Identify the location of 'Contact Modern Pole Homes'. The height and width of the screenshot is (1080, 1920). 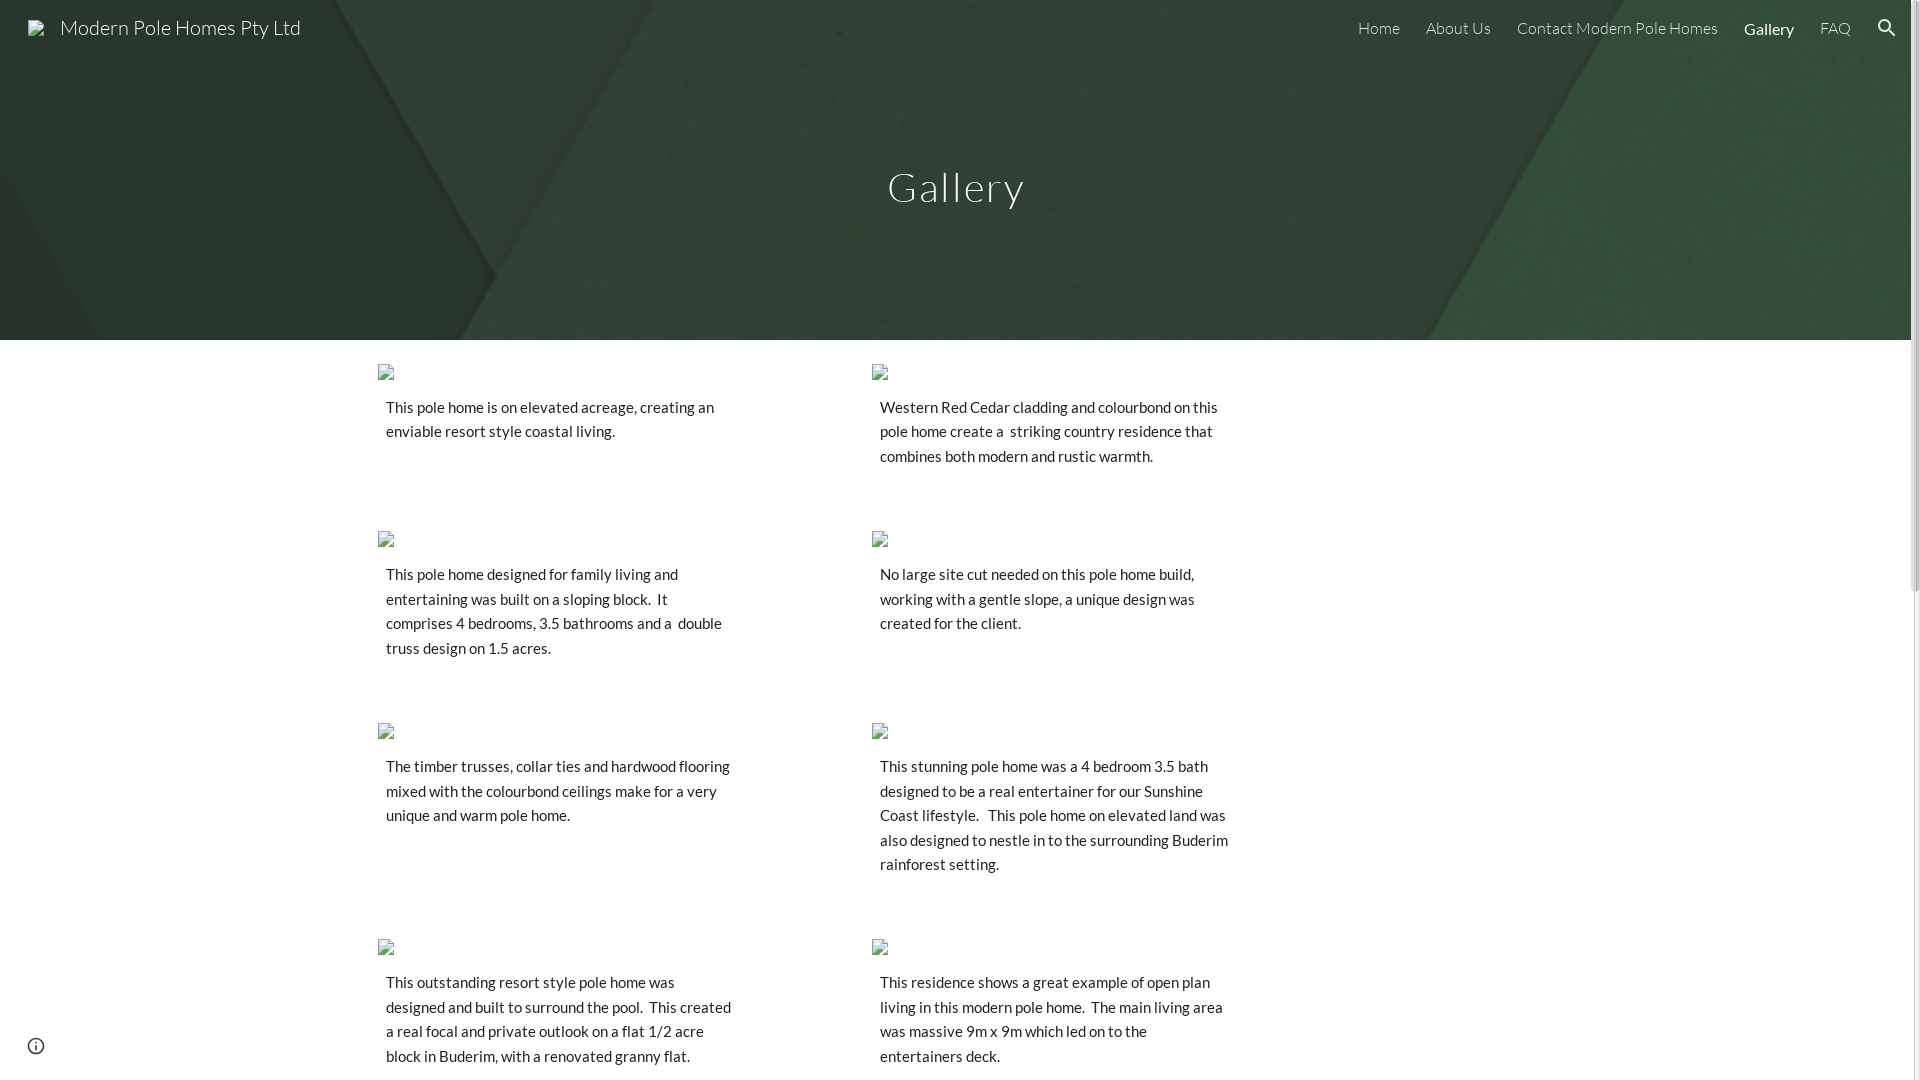
(1617, 27).